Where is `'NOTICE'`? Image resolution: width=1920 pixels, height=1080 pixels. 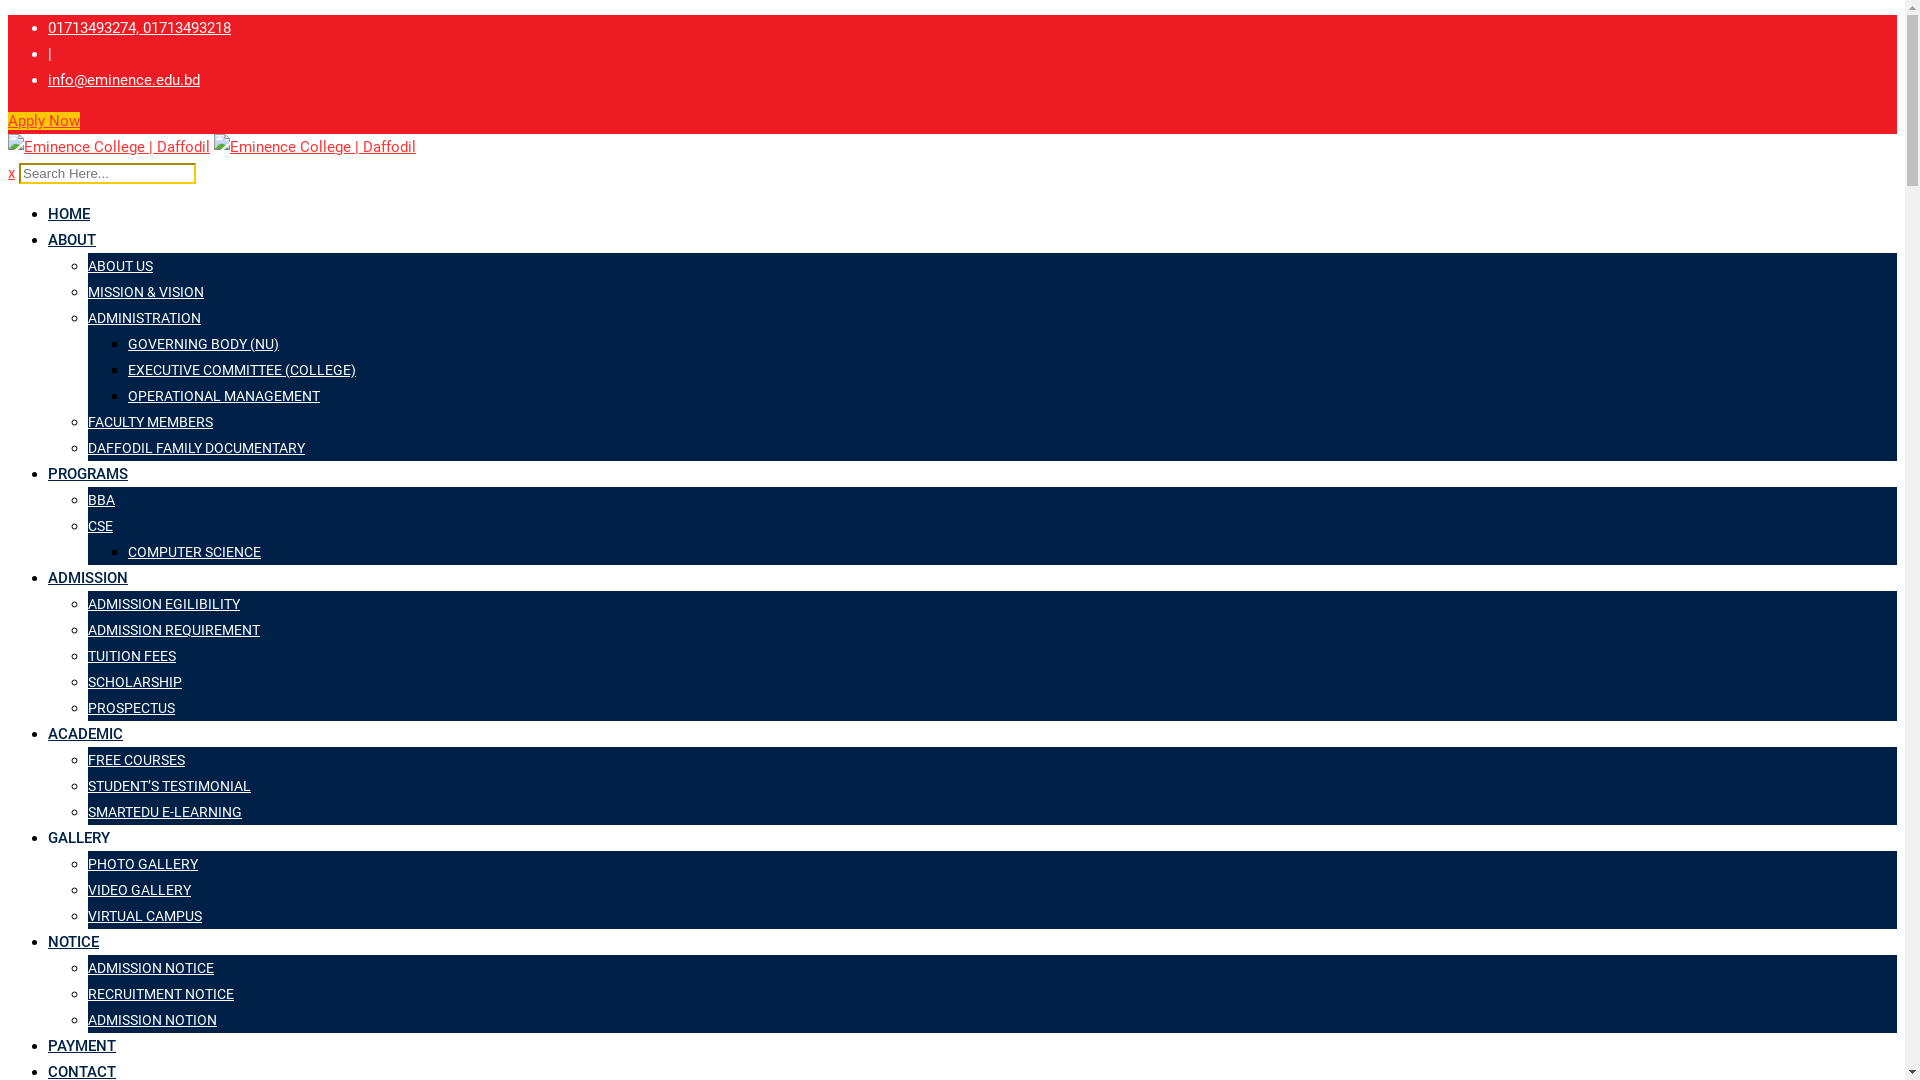
'NOTICE' is located at coordinates (73, 941).